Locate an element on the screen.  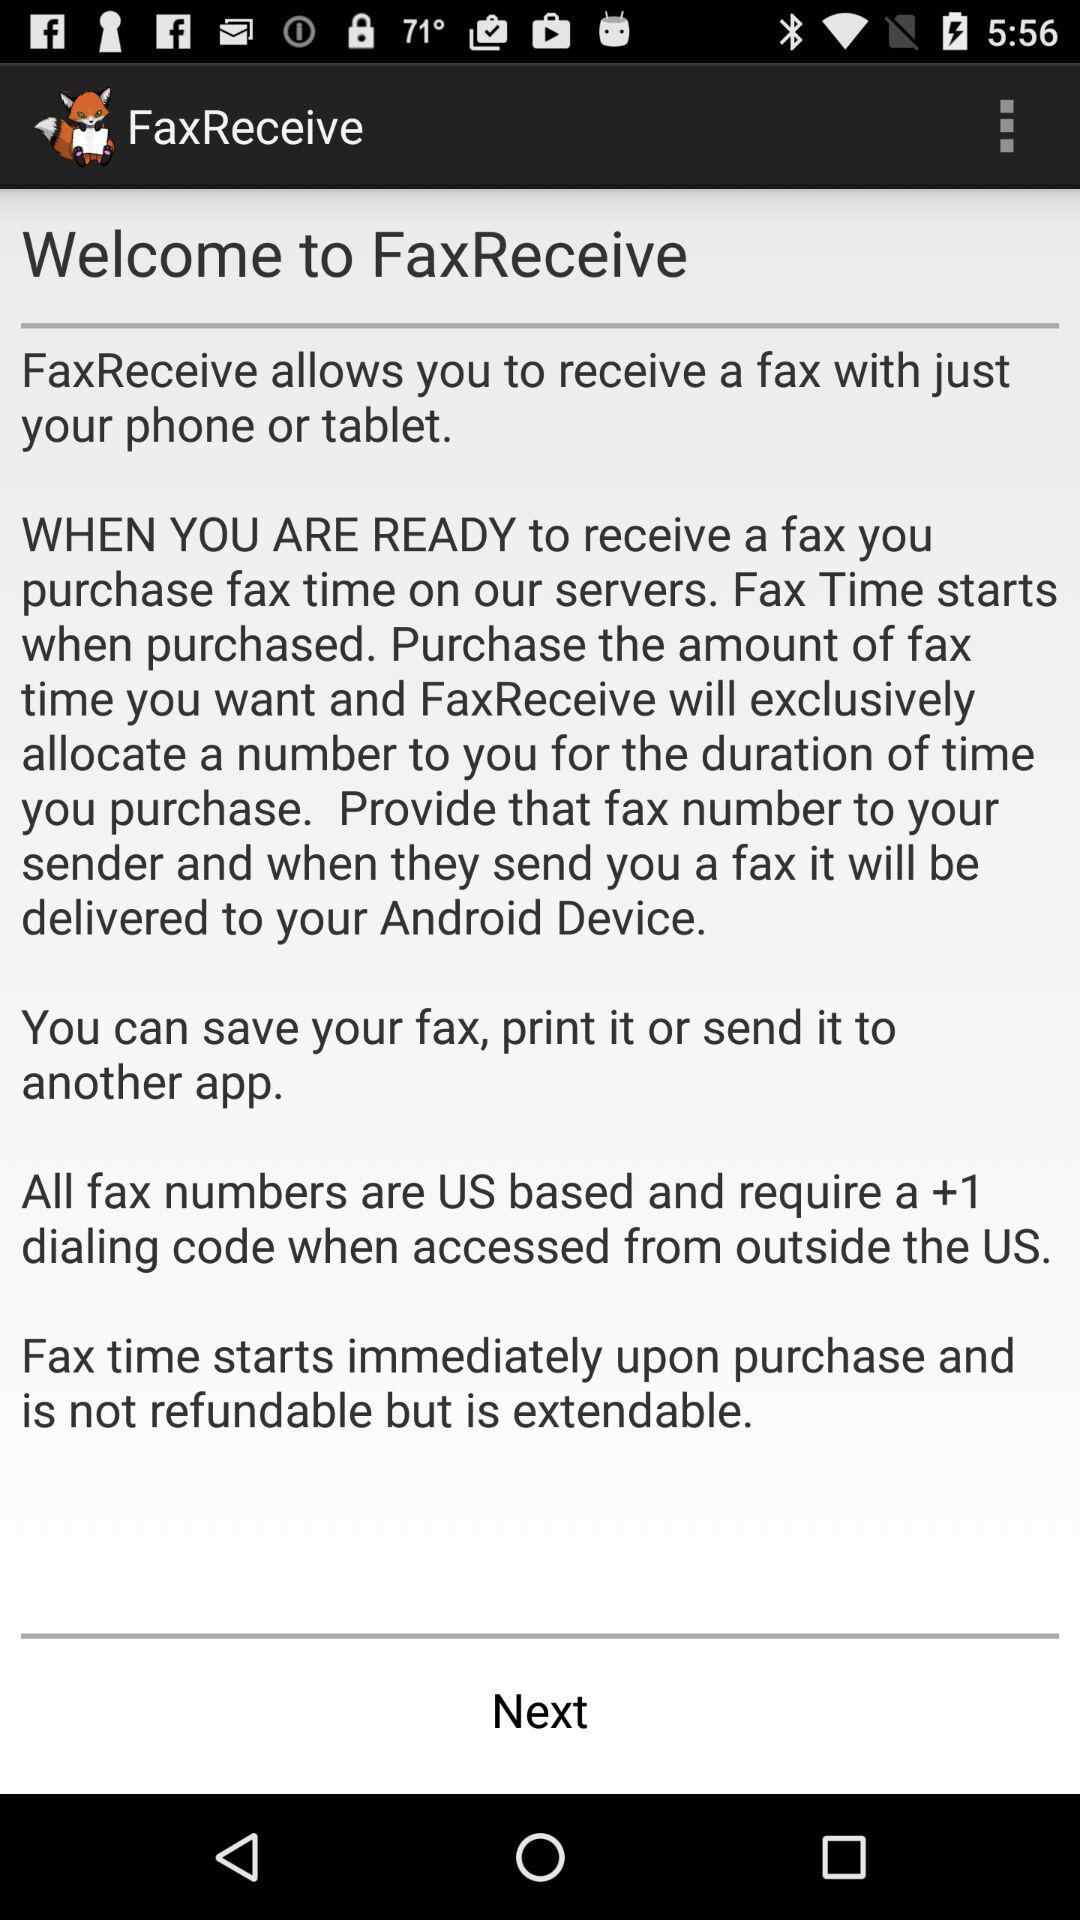
next icon is located at coordinates (540, 1708).